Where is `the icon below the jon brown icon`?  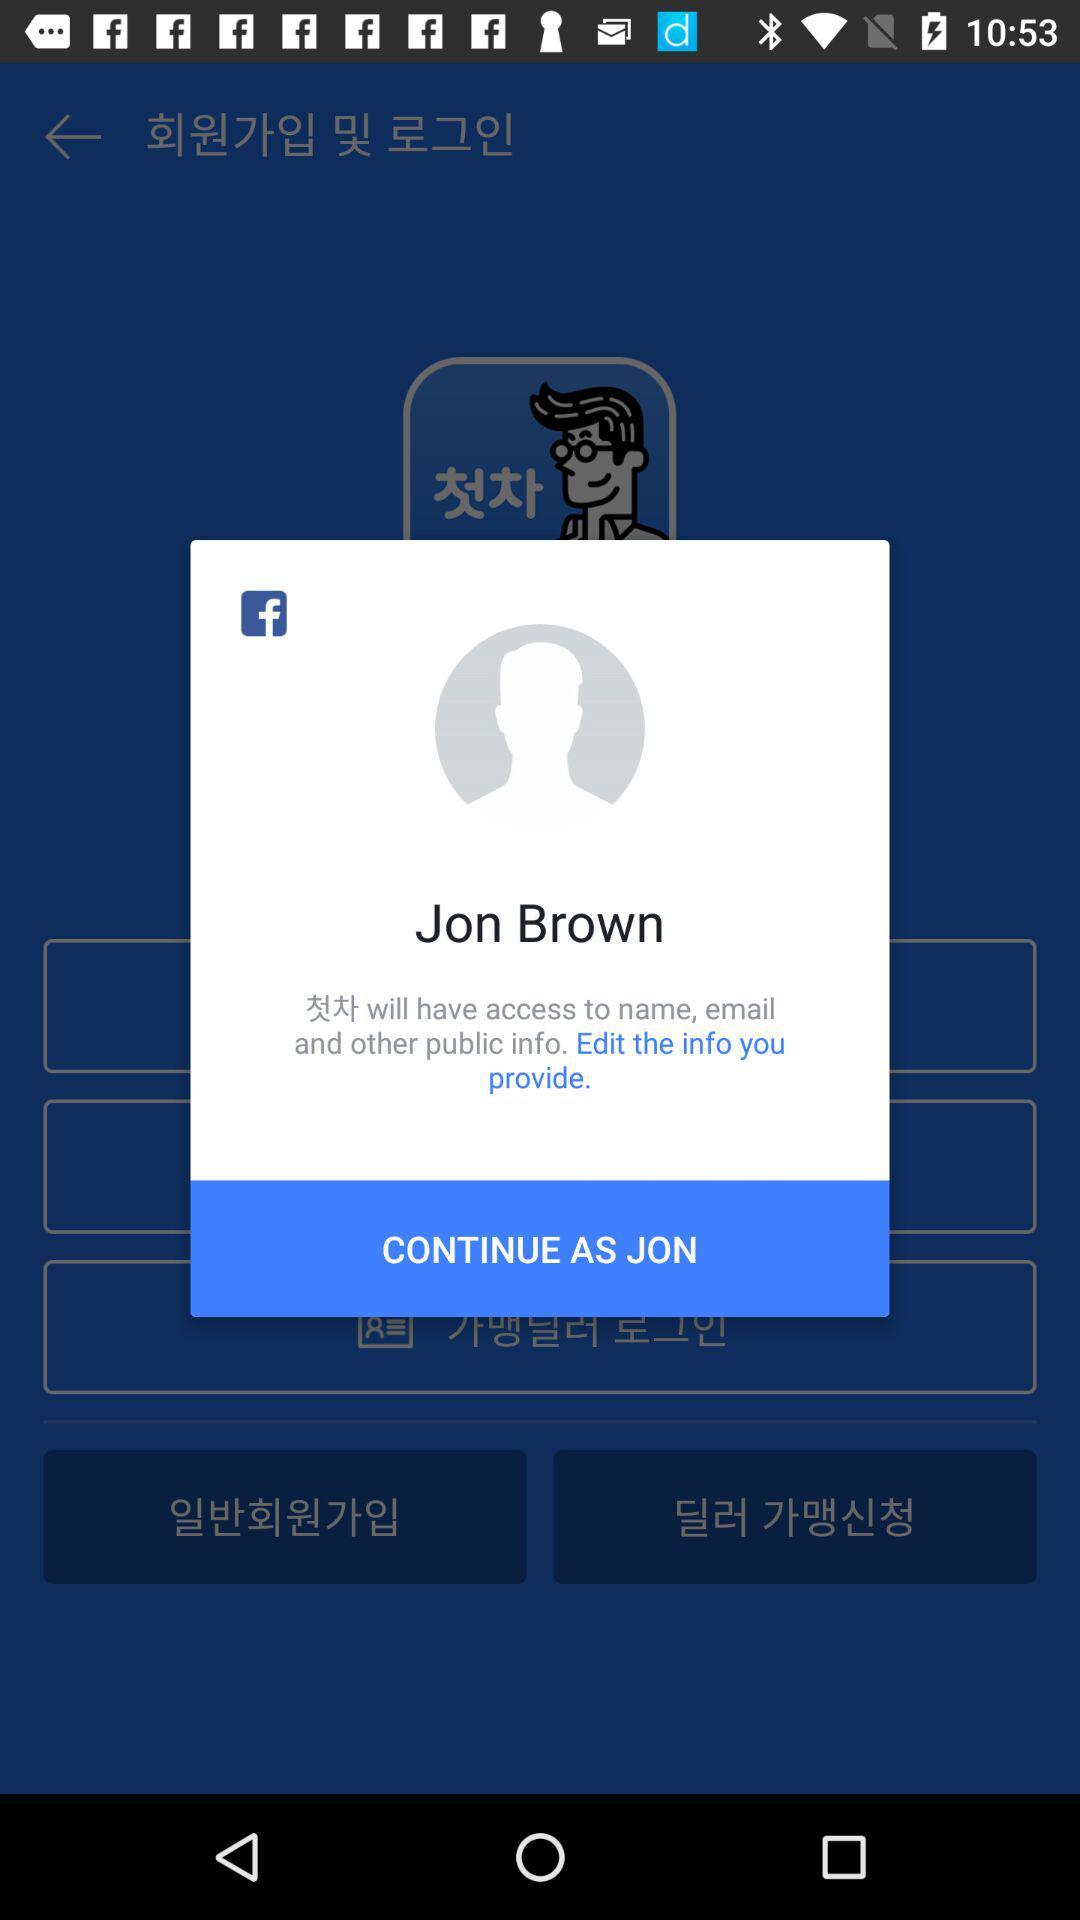
the icon below the jon brown icon is located at coordinates (540, 1041).